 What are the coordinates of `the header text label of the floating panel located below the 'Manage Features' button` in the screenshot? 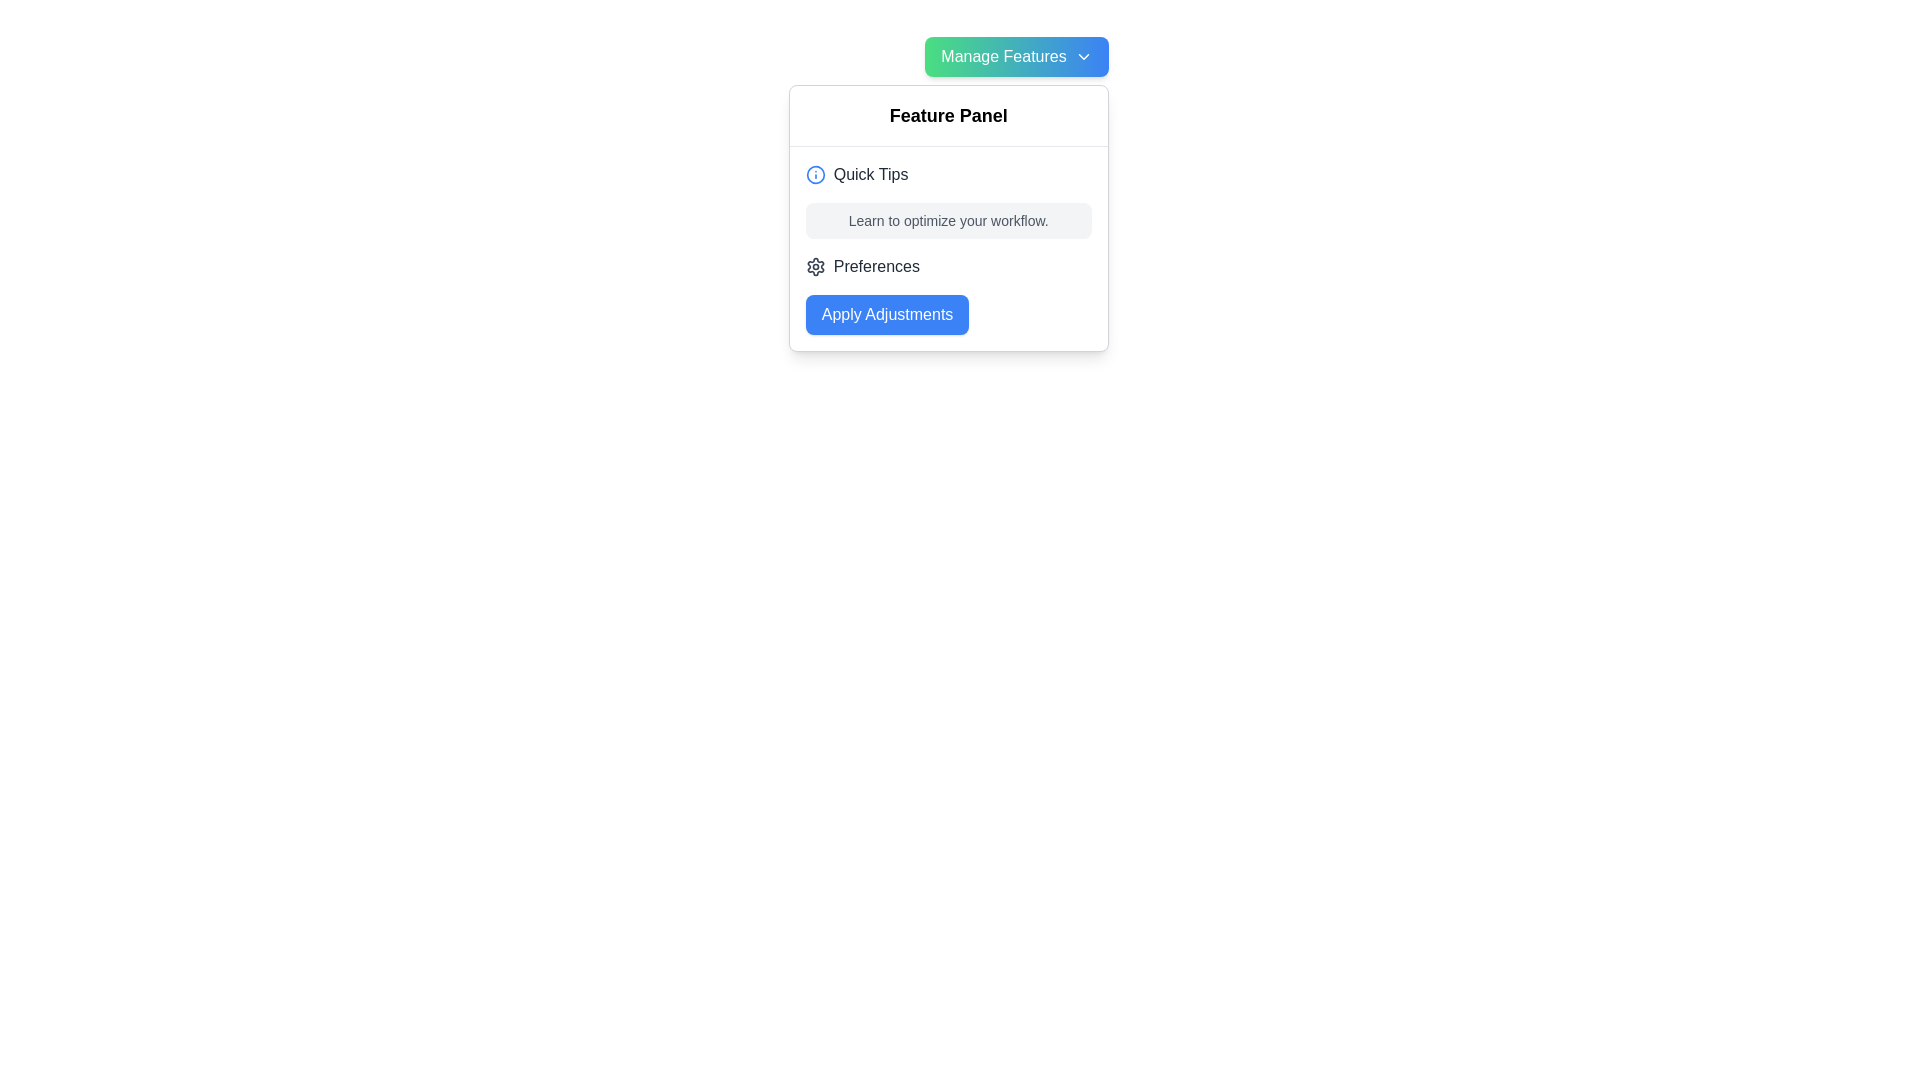 It's located at (947, 116).